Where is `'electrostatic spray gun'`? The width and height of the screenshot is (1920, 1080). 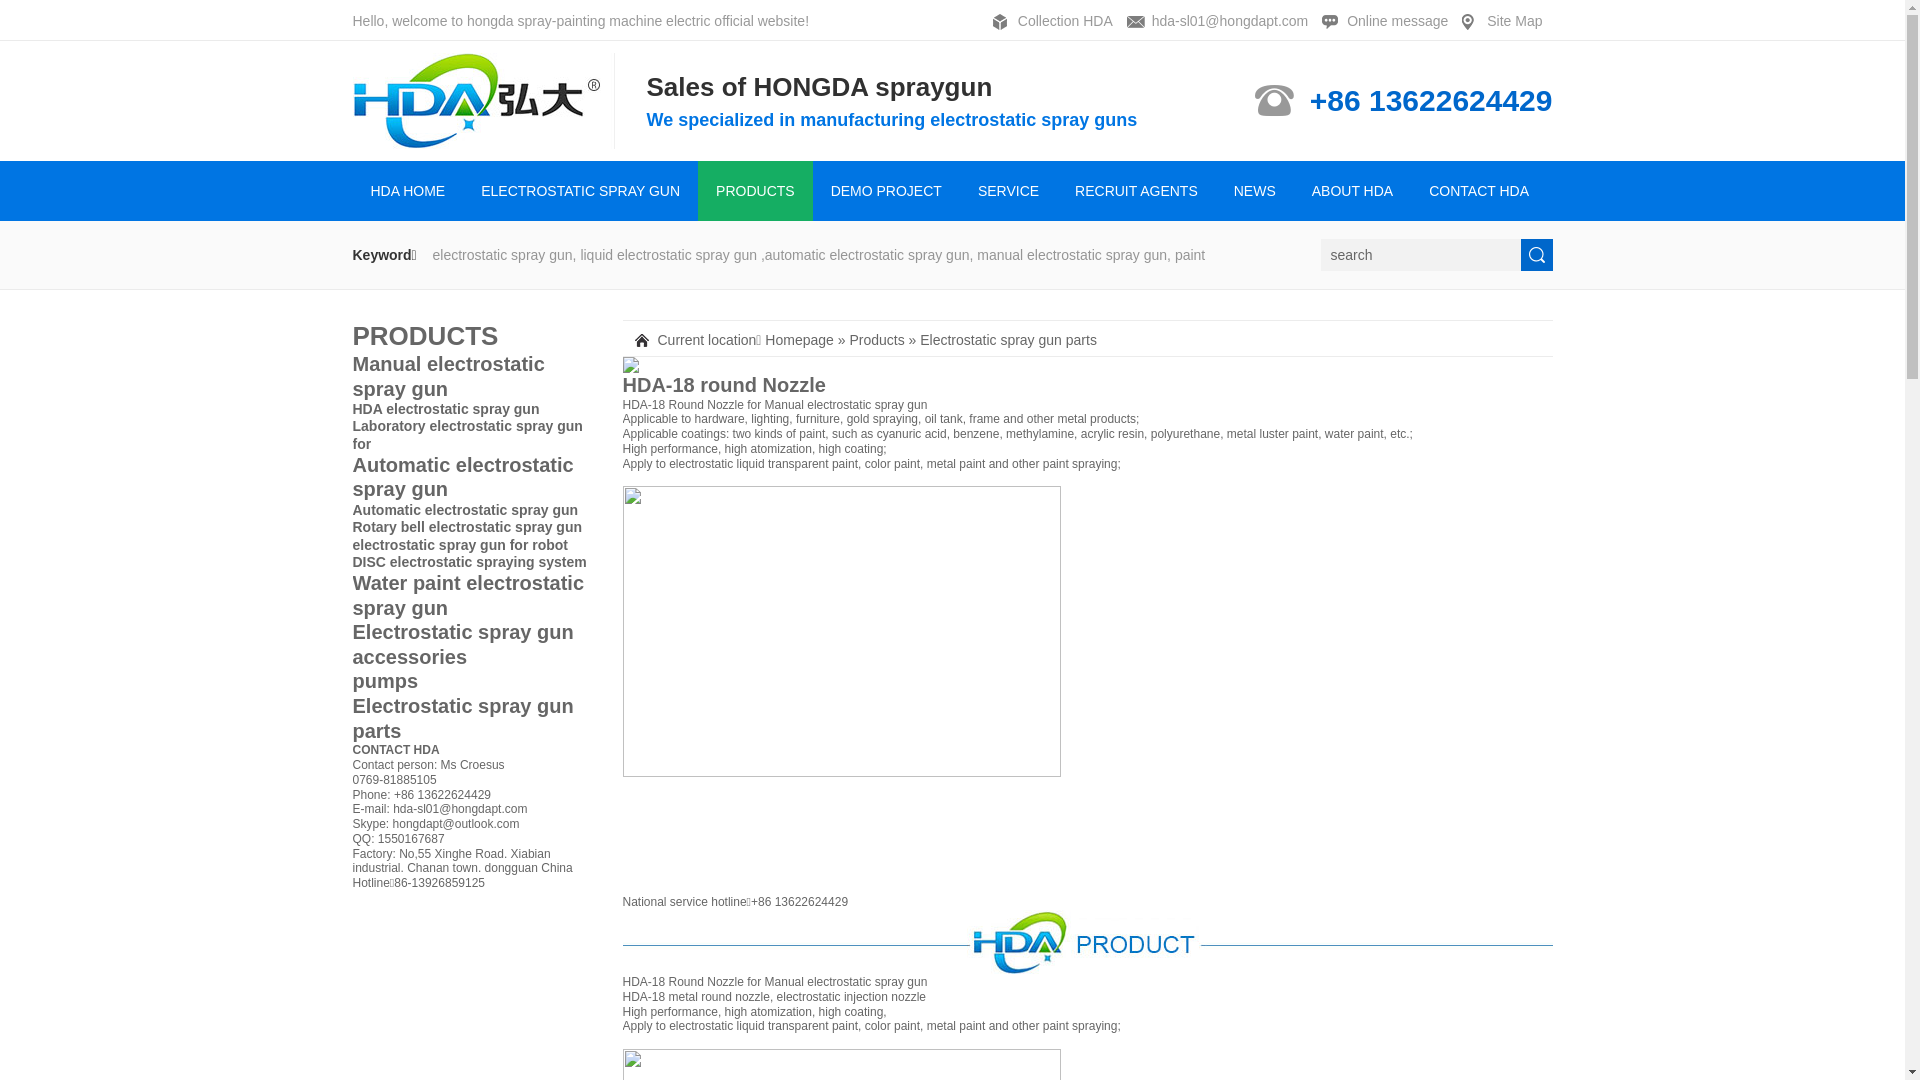 'electrostatic spray gun' is located at coordinates (867, 405).